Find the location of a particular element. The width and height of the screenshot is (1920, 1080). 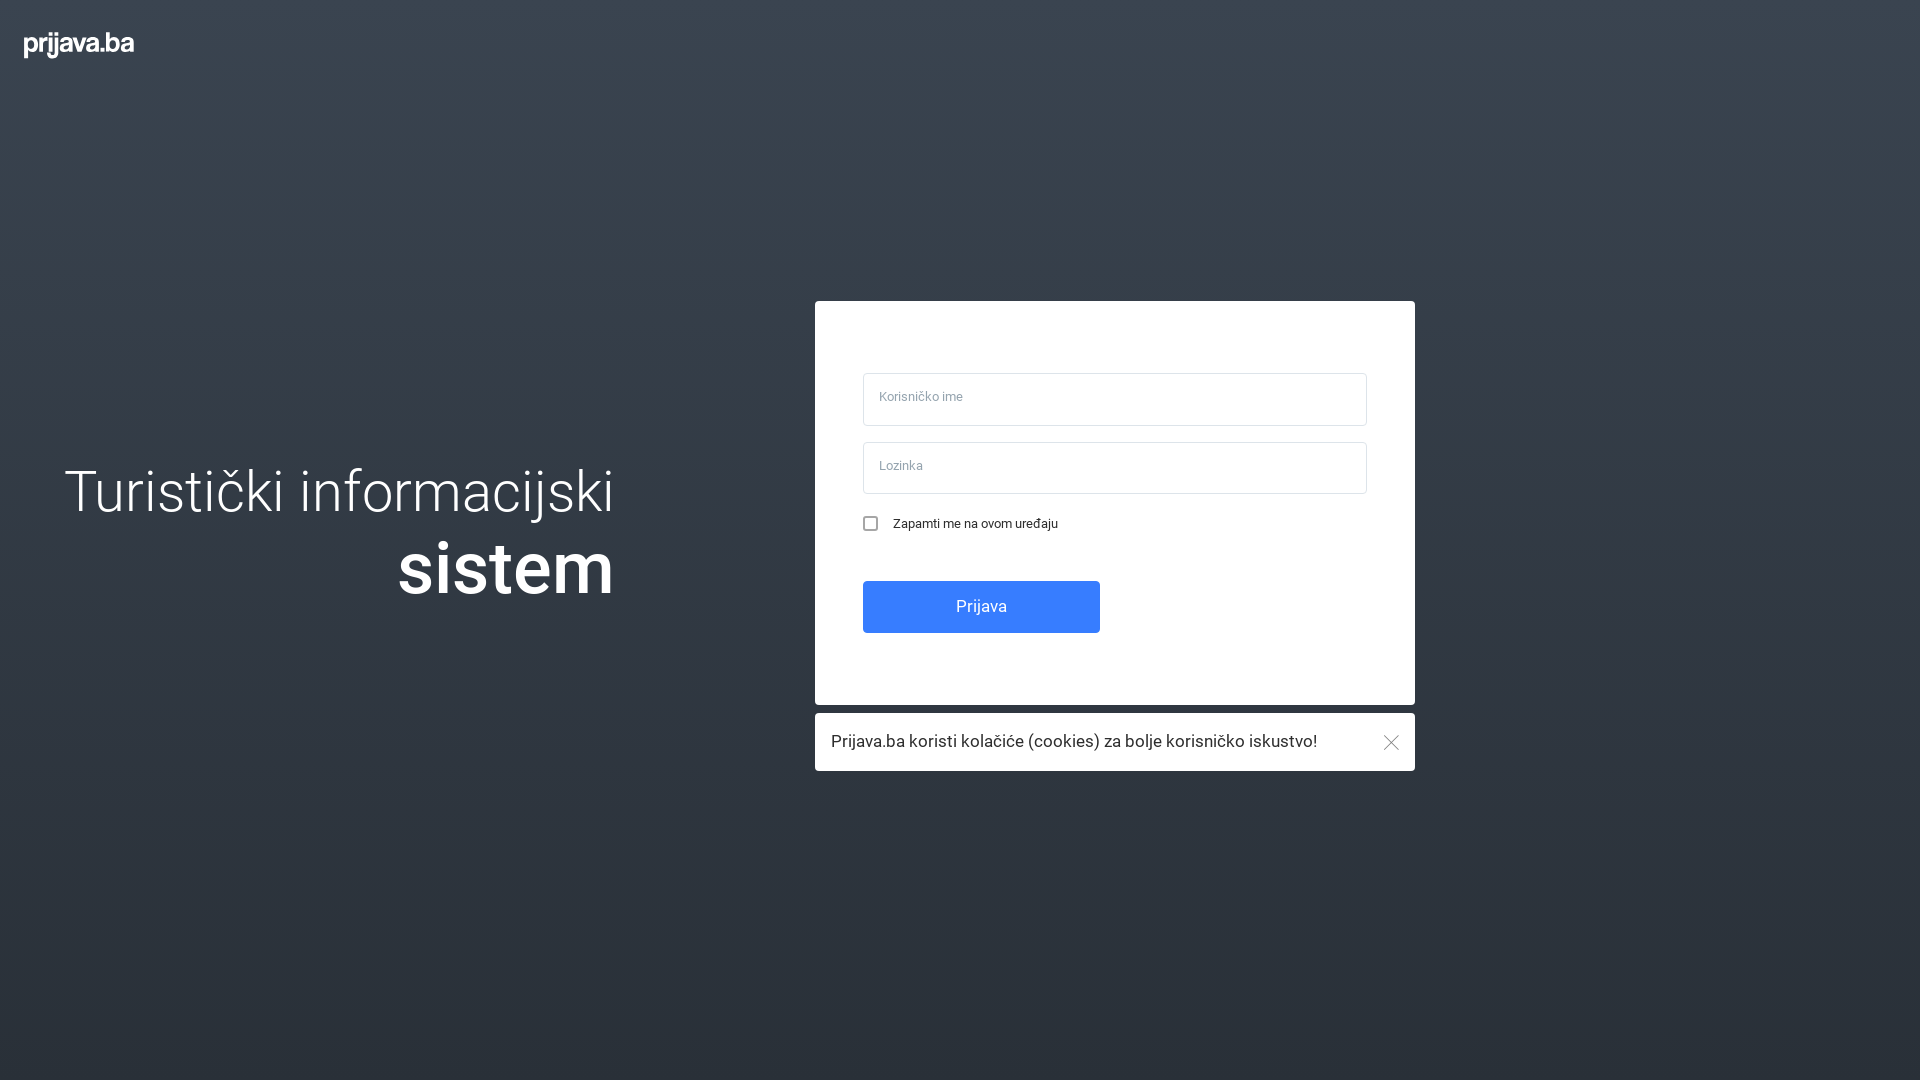

'Prijava' is located at coordinates (981, 605).